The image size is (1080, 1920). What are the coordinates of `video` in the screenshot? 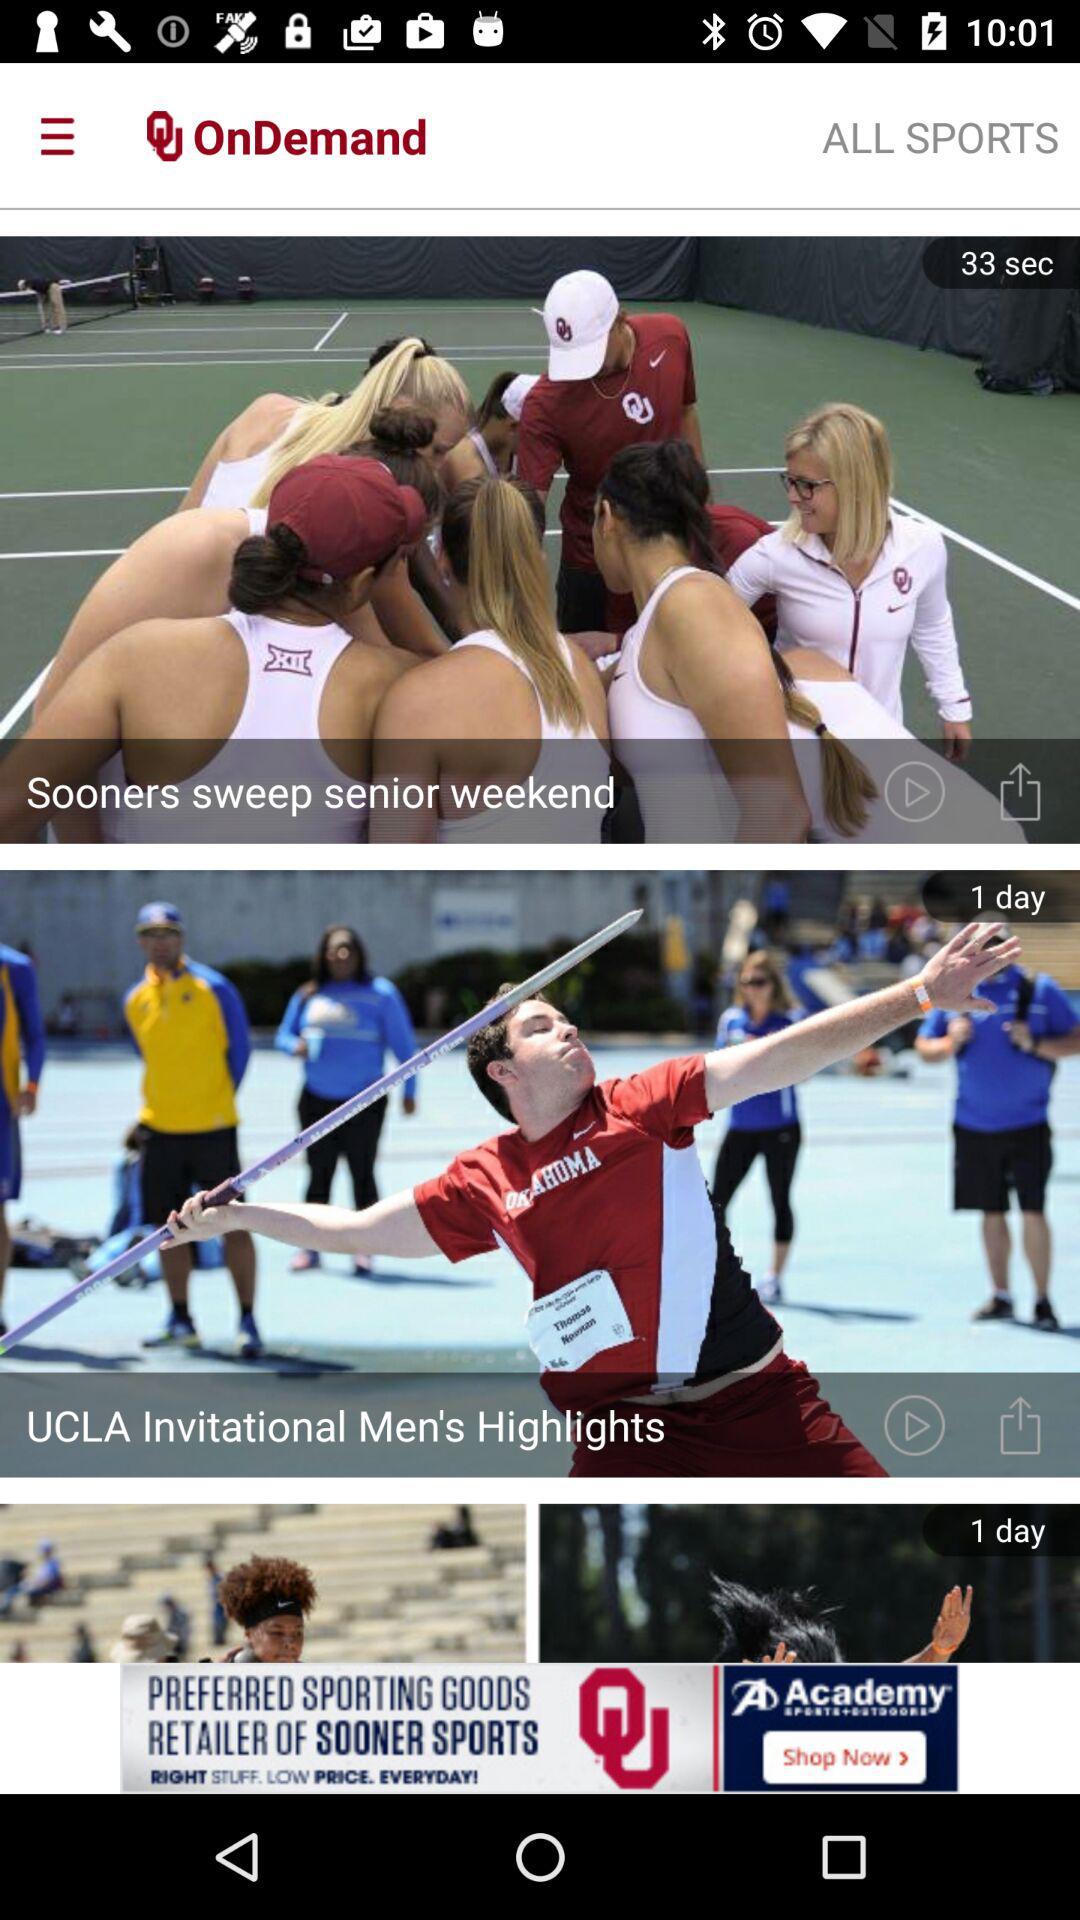 It's located at (914, 790).